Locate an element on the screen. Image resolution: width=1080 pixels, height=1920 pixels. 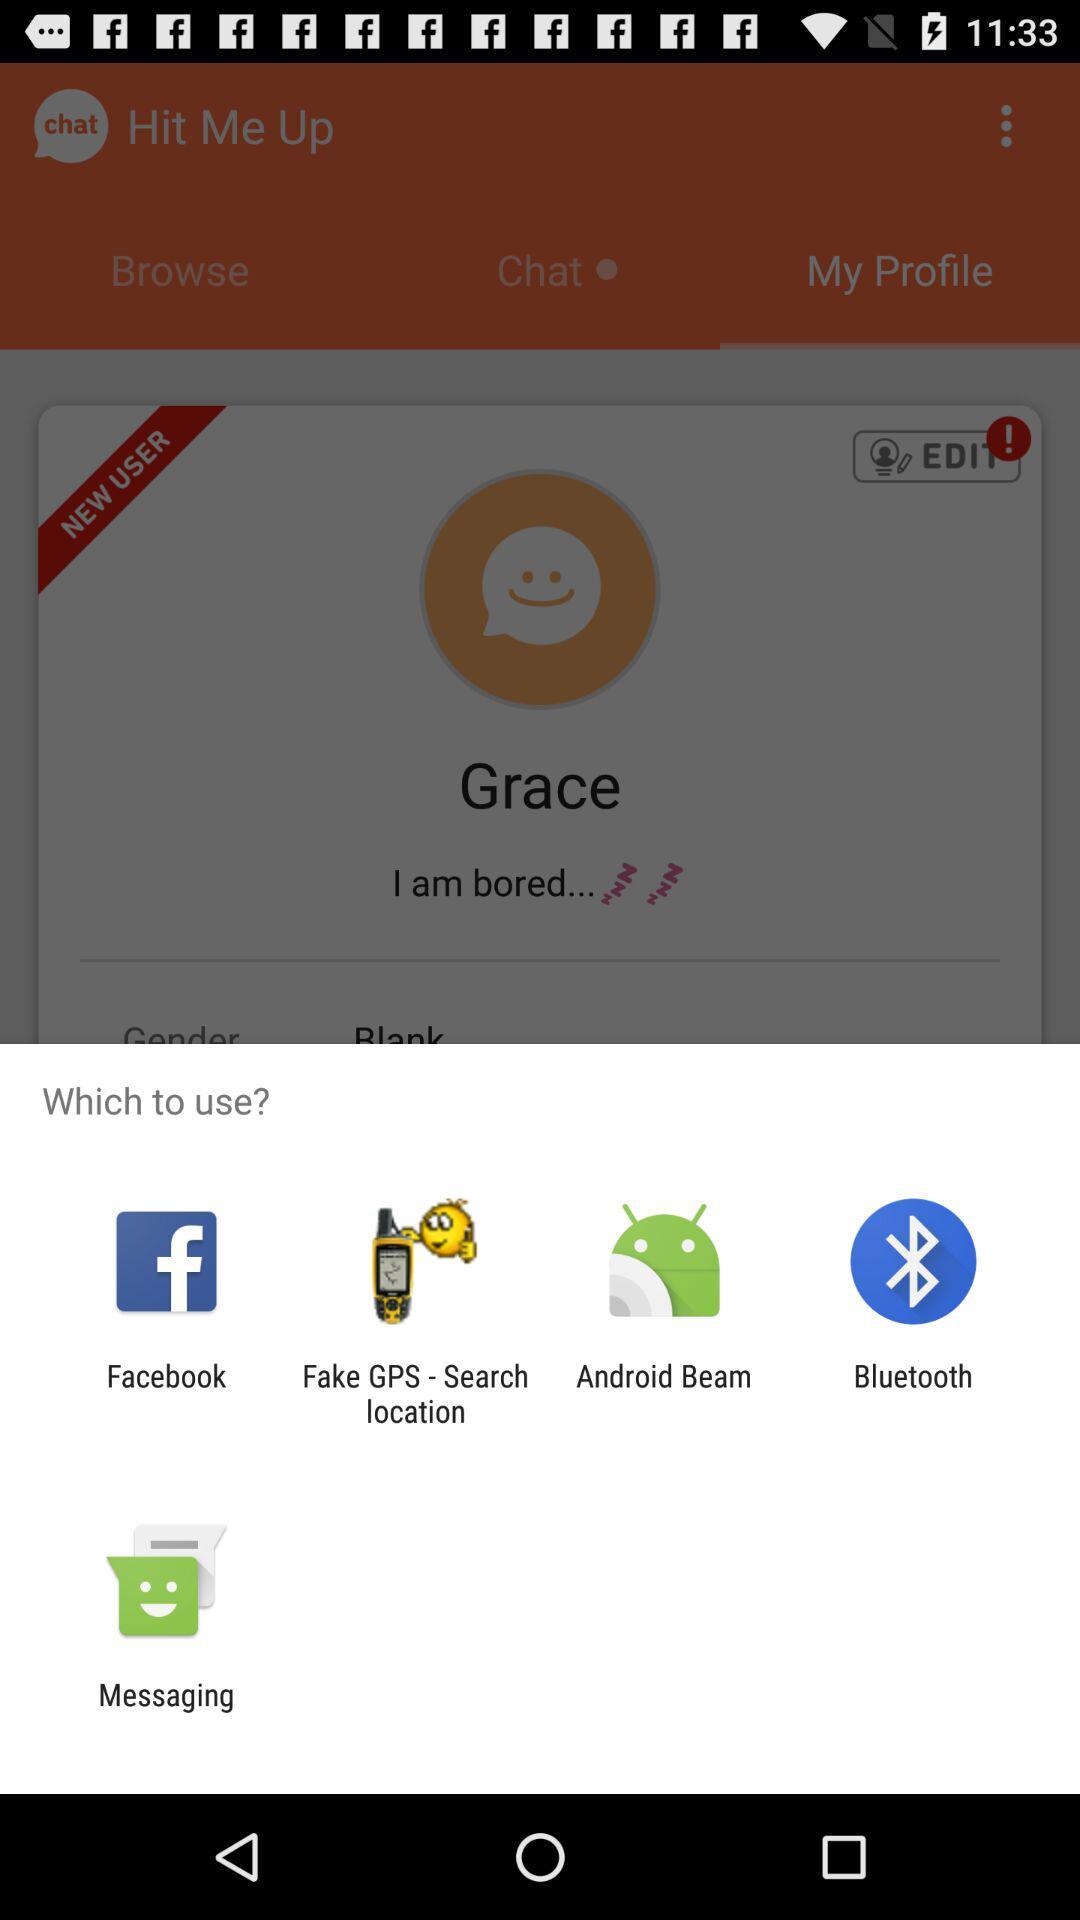
messaging icon is located at coordinates (165, 1711).